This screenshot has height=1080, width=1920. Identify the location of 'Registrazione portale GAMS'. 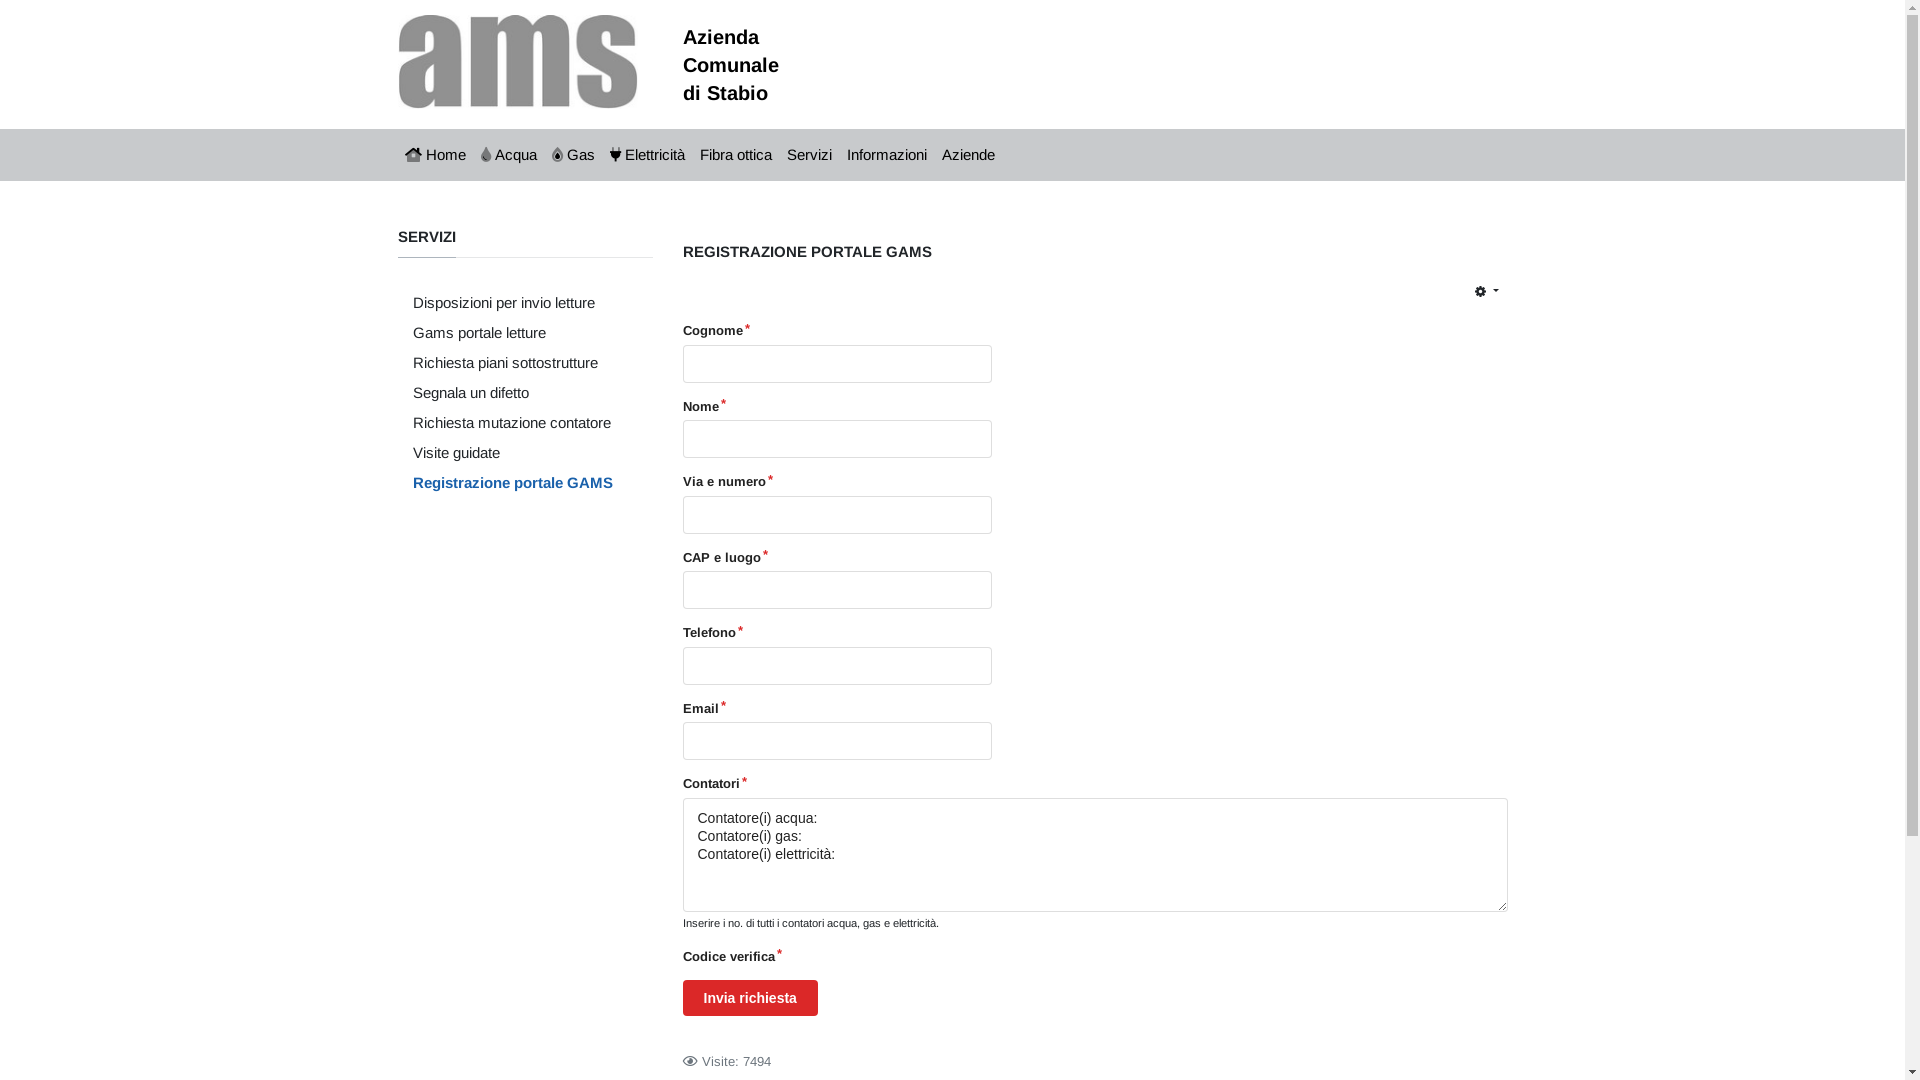
(512, 482).